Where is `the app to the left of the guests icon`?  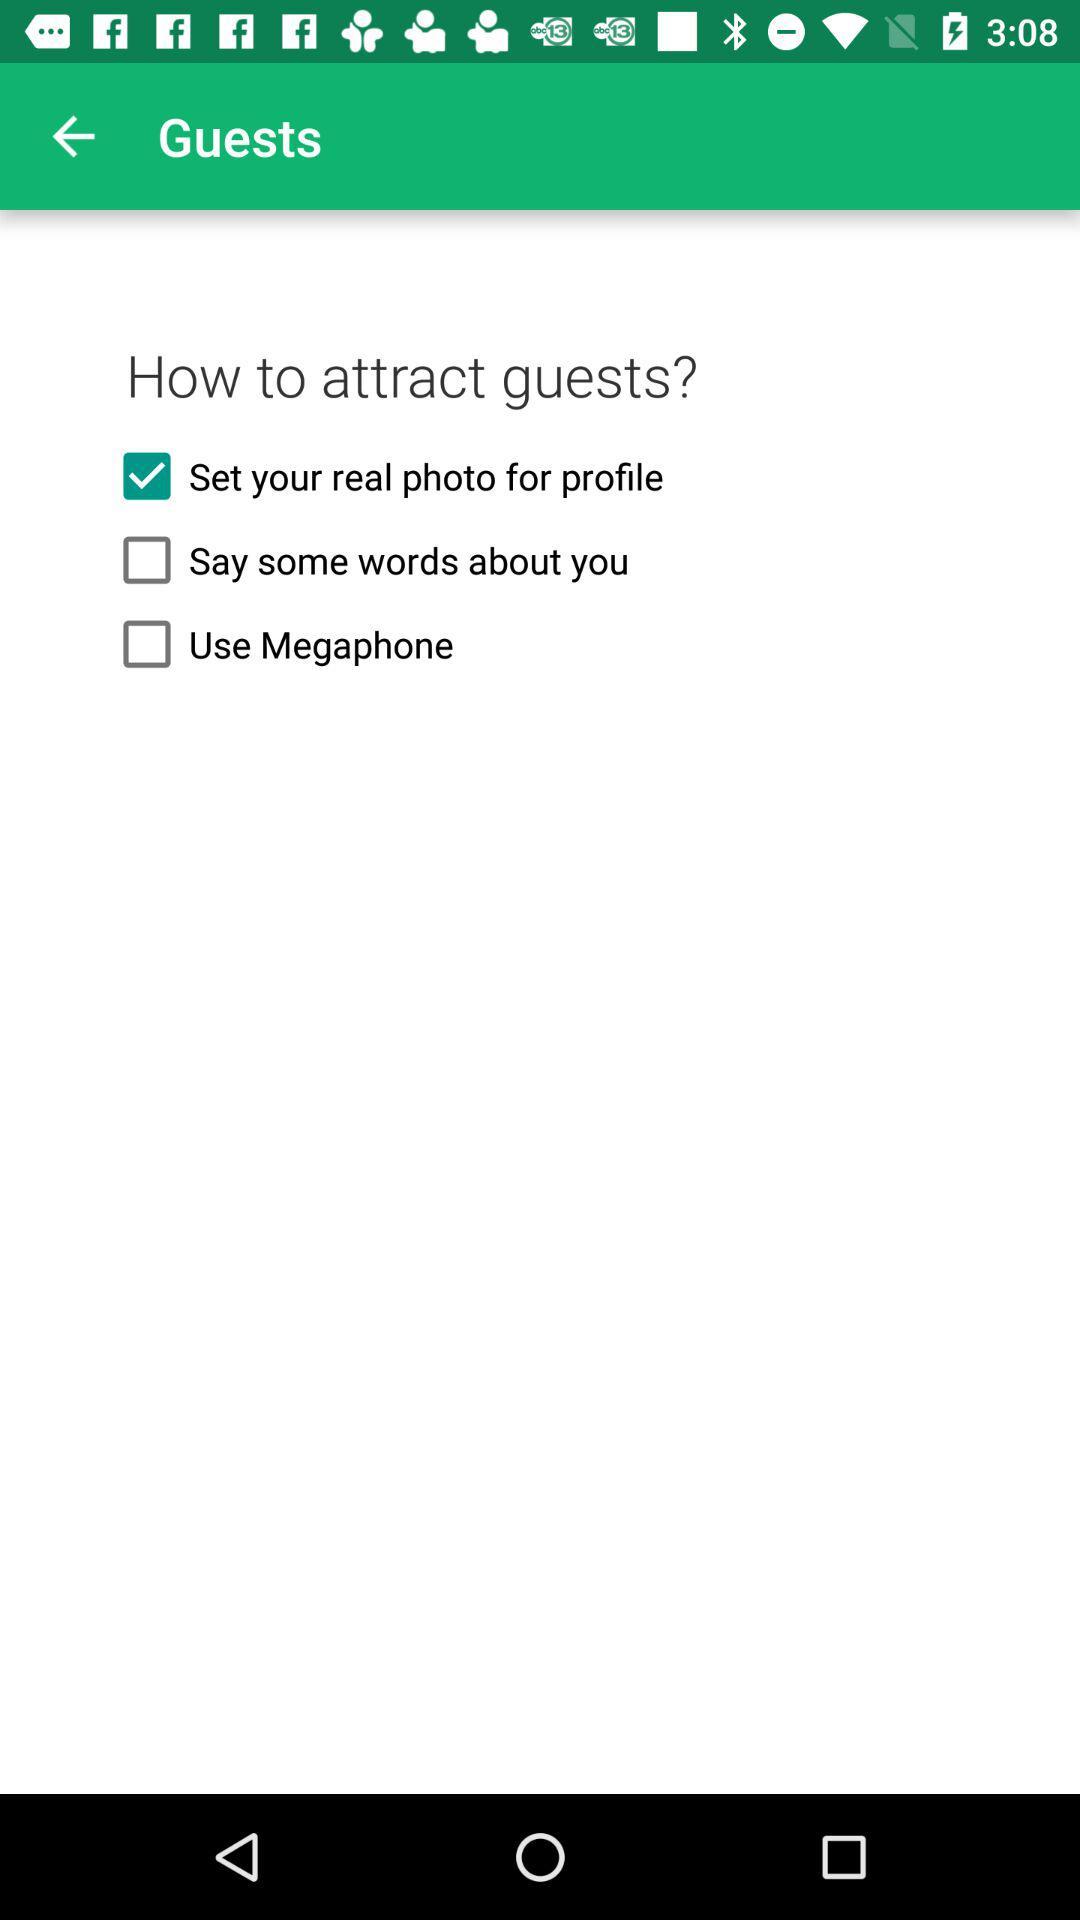 the app to the left of the guests icon is located at coordinates (72, 135).